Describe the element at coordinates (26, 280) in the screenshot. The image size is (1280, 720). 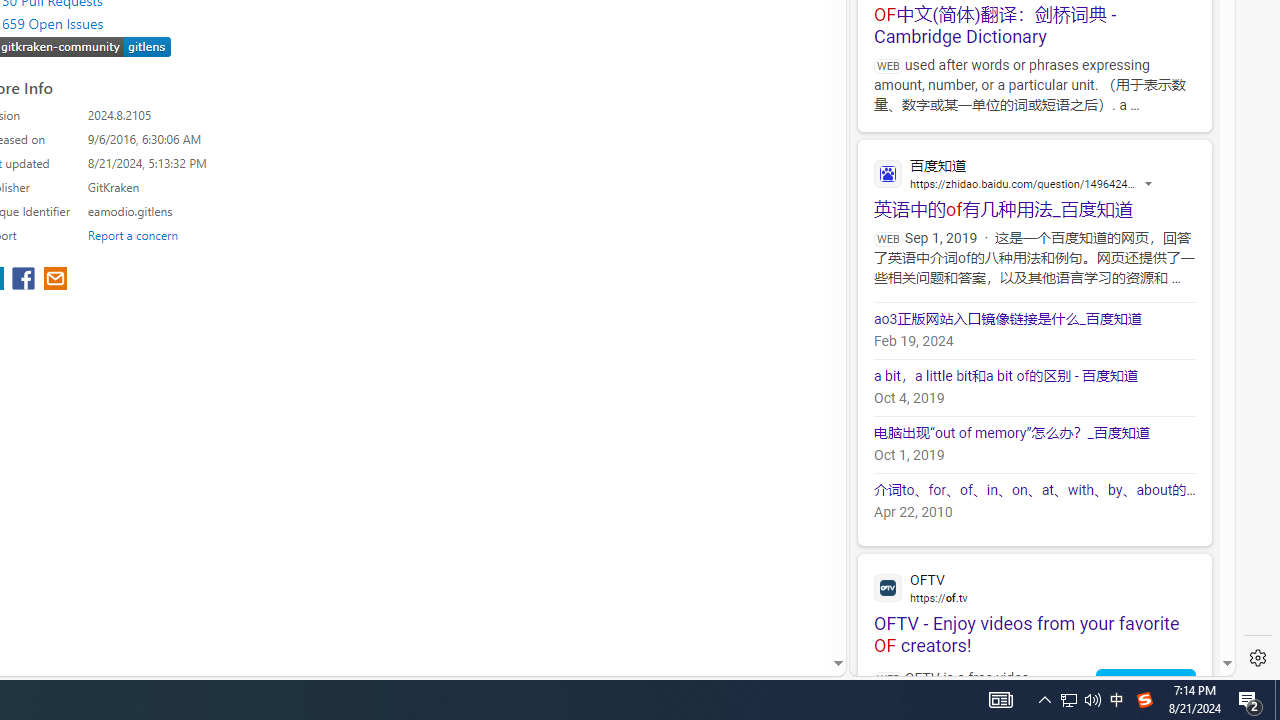
I see `'share extension on facebook'` at that location.